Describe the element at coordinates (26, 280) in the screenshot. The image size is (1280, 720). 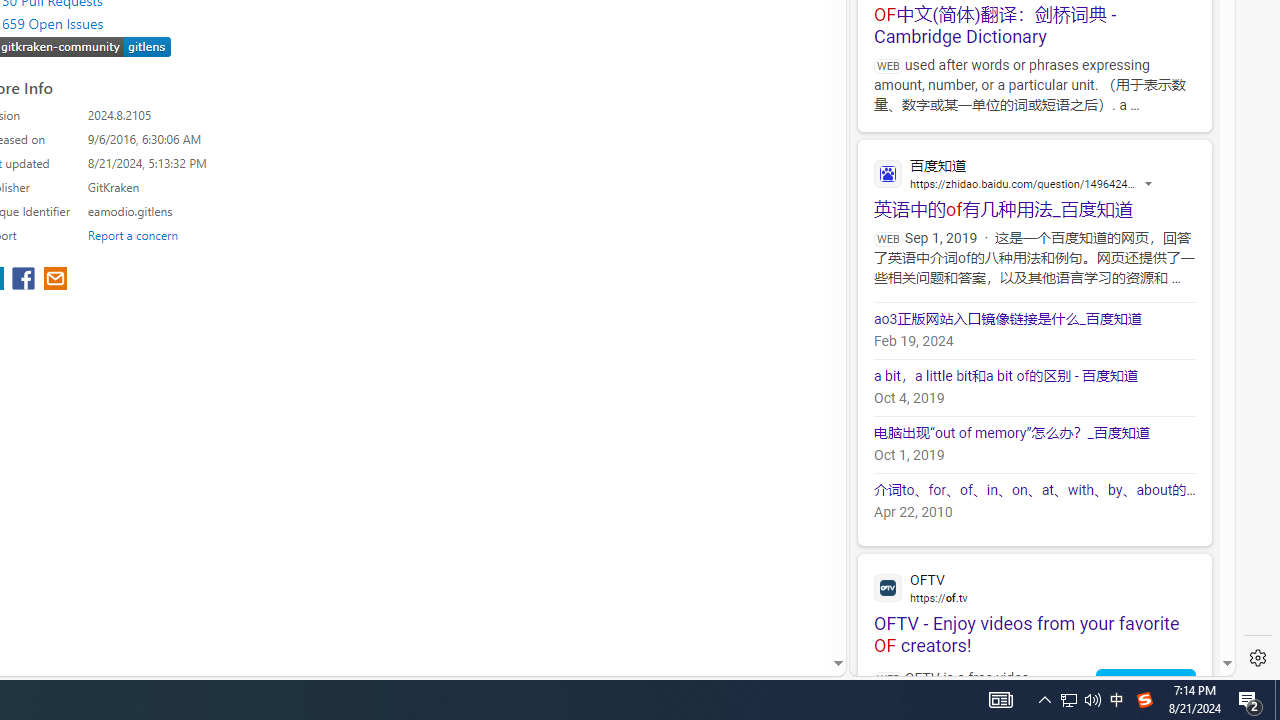
I see `'share extension on facebook'` at that location.